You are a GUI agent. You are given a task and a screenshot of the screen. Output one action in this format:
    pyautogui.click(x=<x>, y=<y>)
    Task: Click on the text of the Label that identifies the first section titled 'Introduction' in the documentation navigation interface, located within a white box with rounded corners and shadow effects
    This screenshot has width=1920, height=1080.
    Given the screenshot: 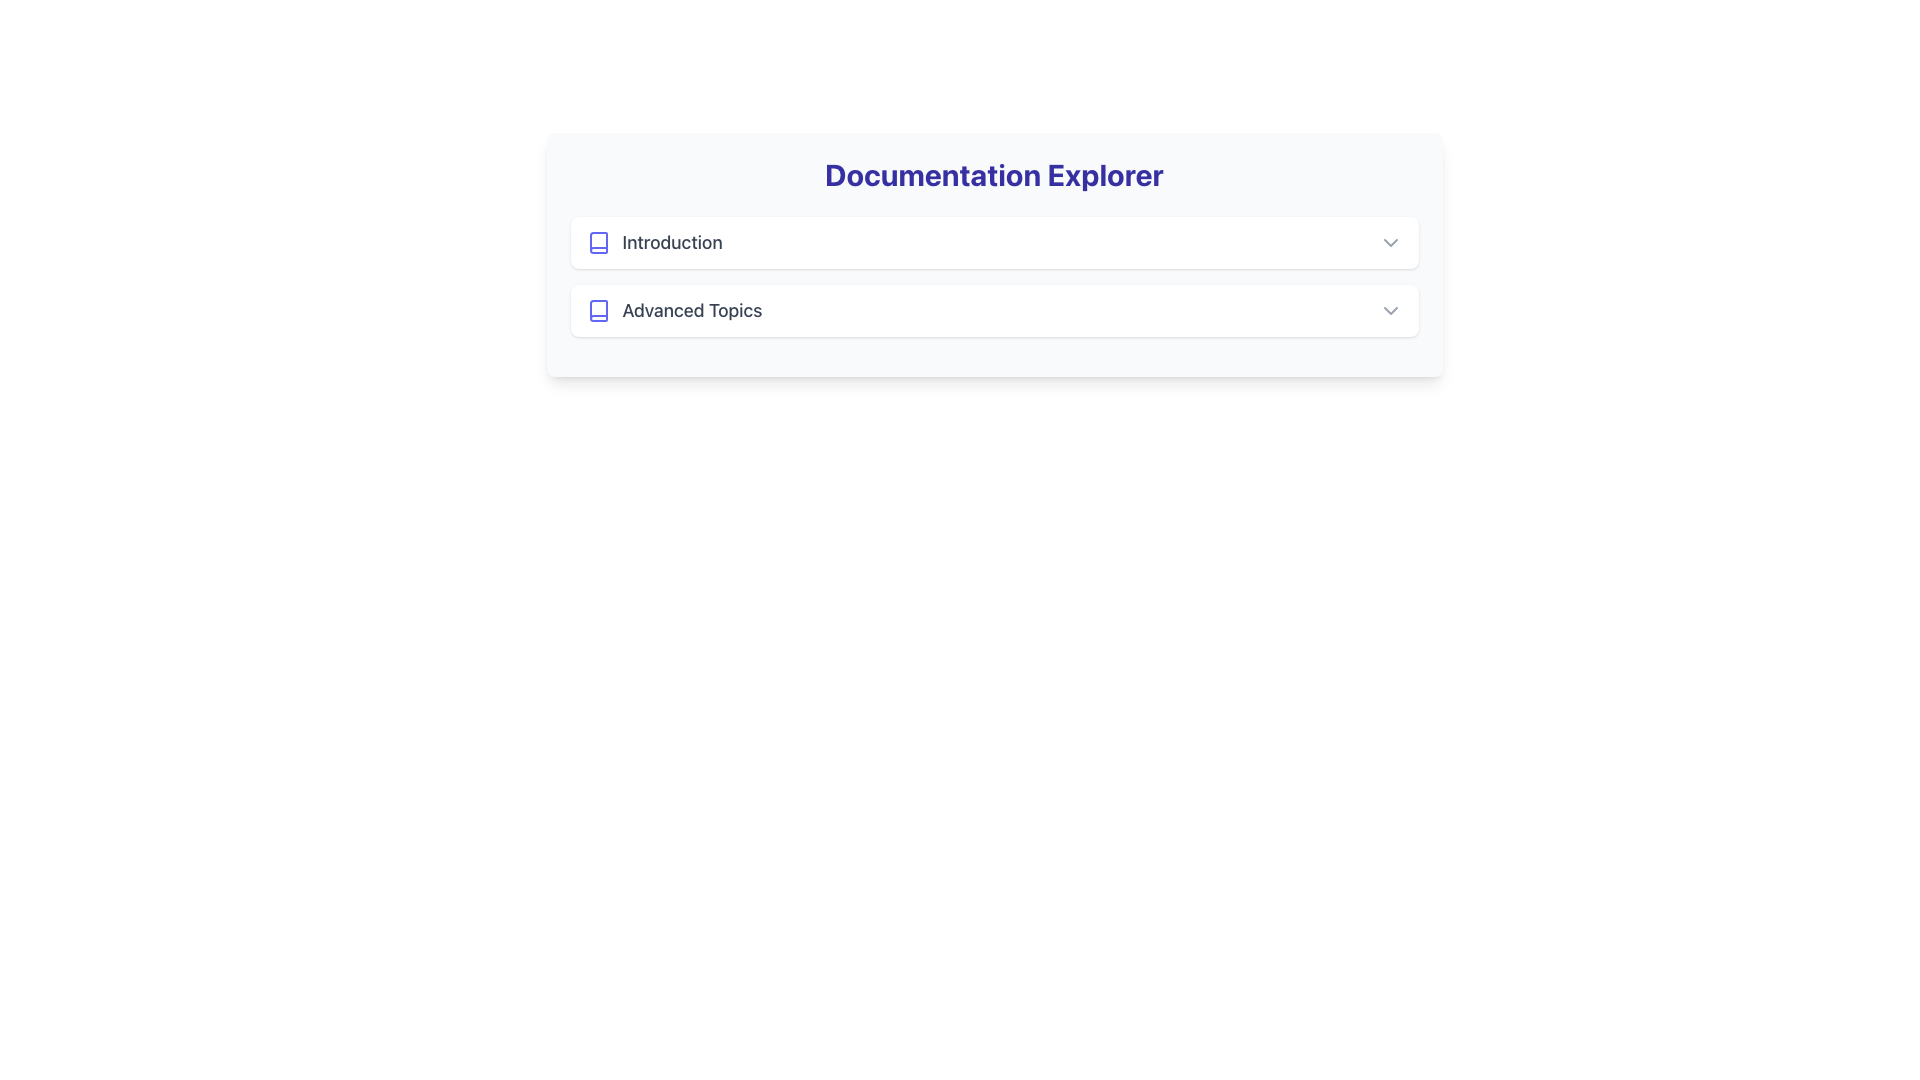 What is the action you would take?
    pyautogui.click(x=654, y=242)
    